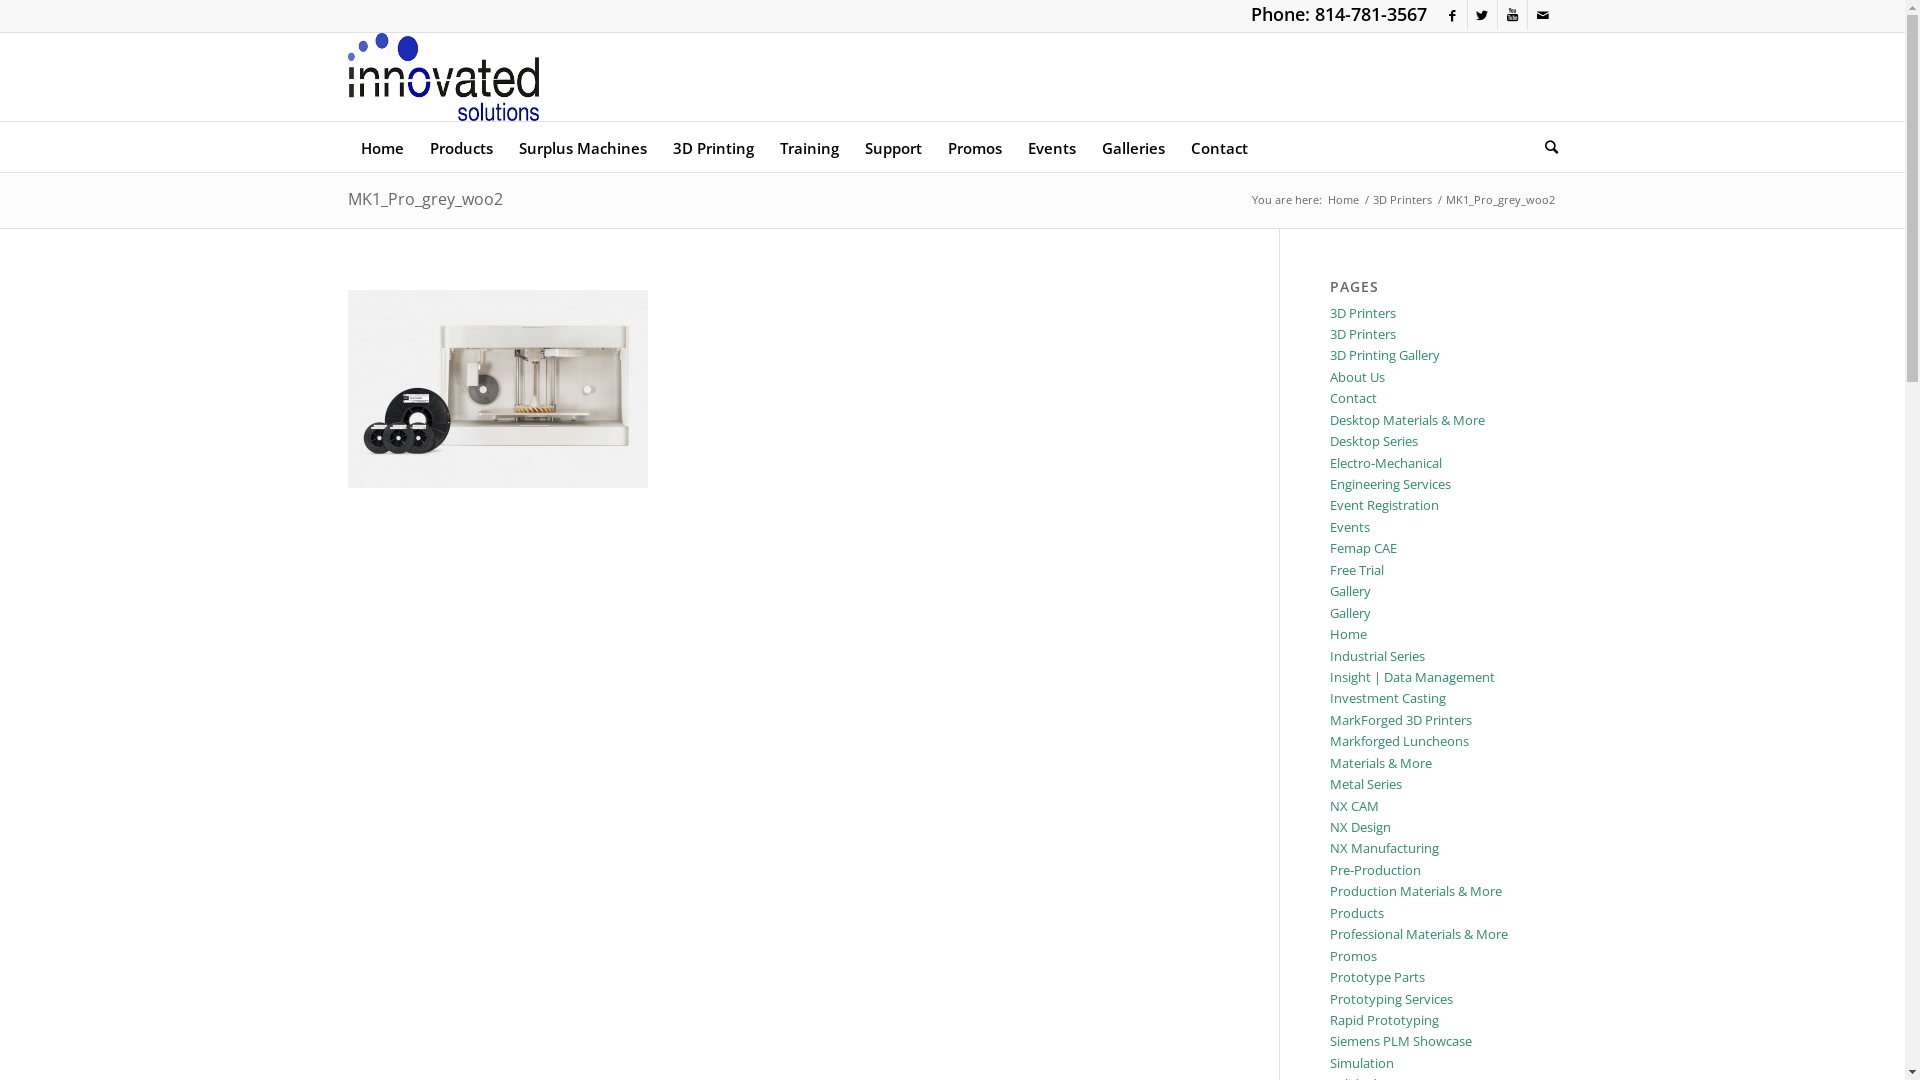  Describe the element at coordinates (1383, 504) in the screenshot. I see `'Event Registration'` at that location.